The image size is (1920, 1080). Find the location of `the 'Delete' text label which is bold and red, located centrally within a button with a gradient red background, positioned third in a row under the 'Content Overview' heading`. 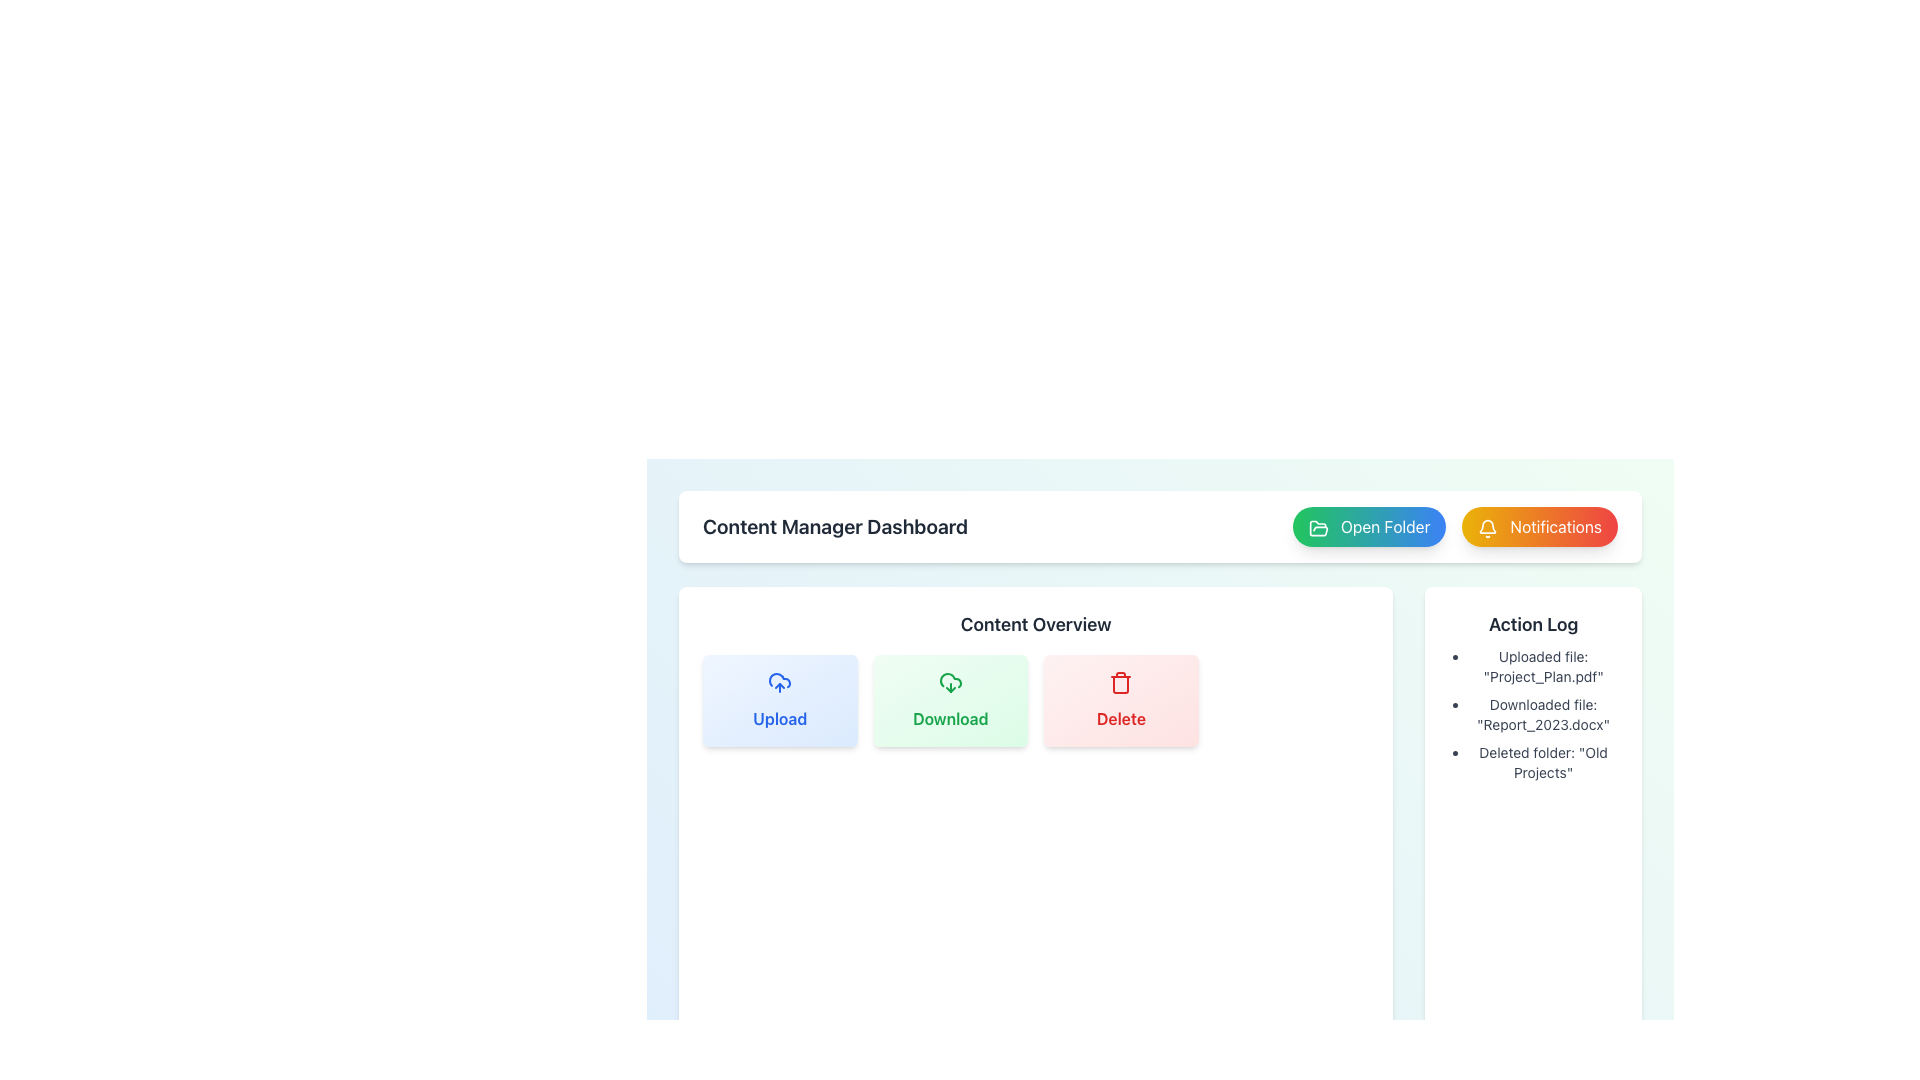

the 'Delete' text label which is bold and red, located centrally within a button with a gradient red background, positioned third in a row under the 'Content Overview' heading is located at coordinates (1121, 717).